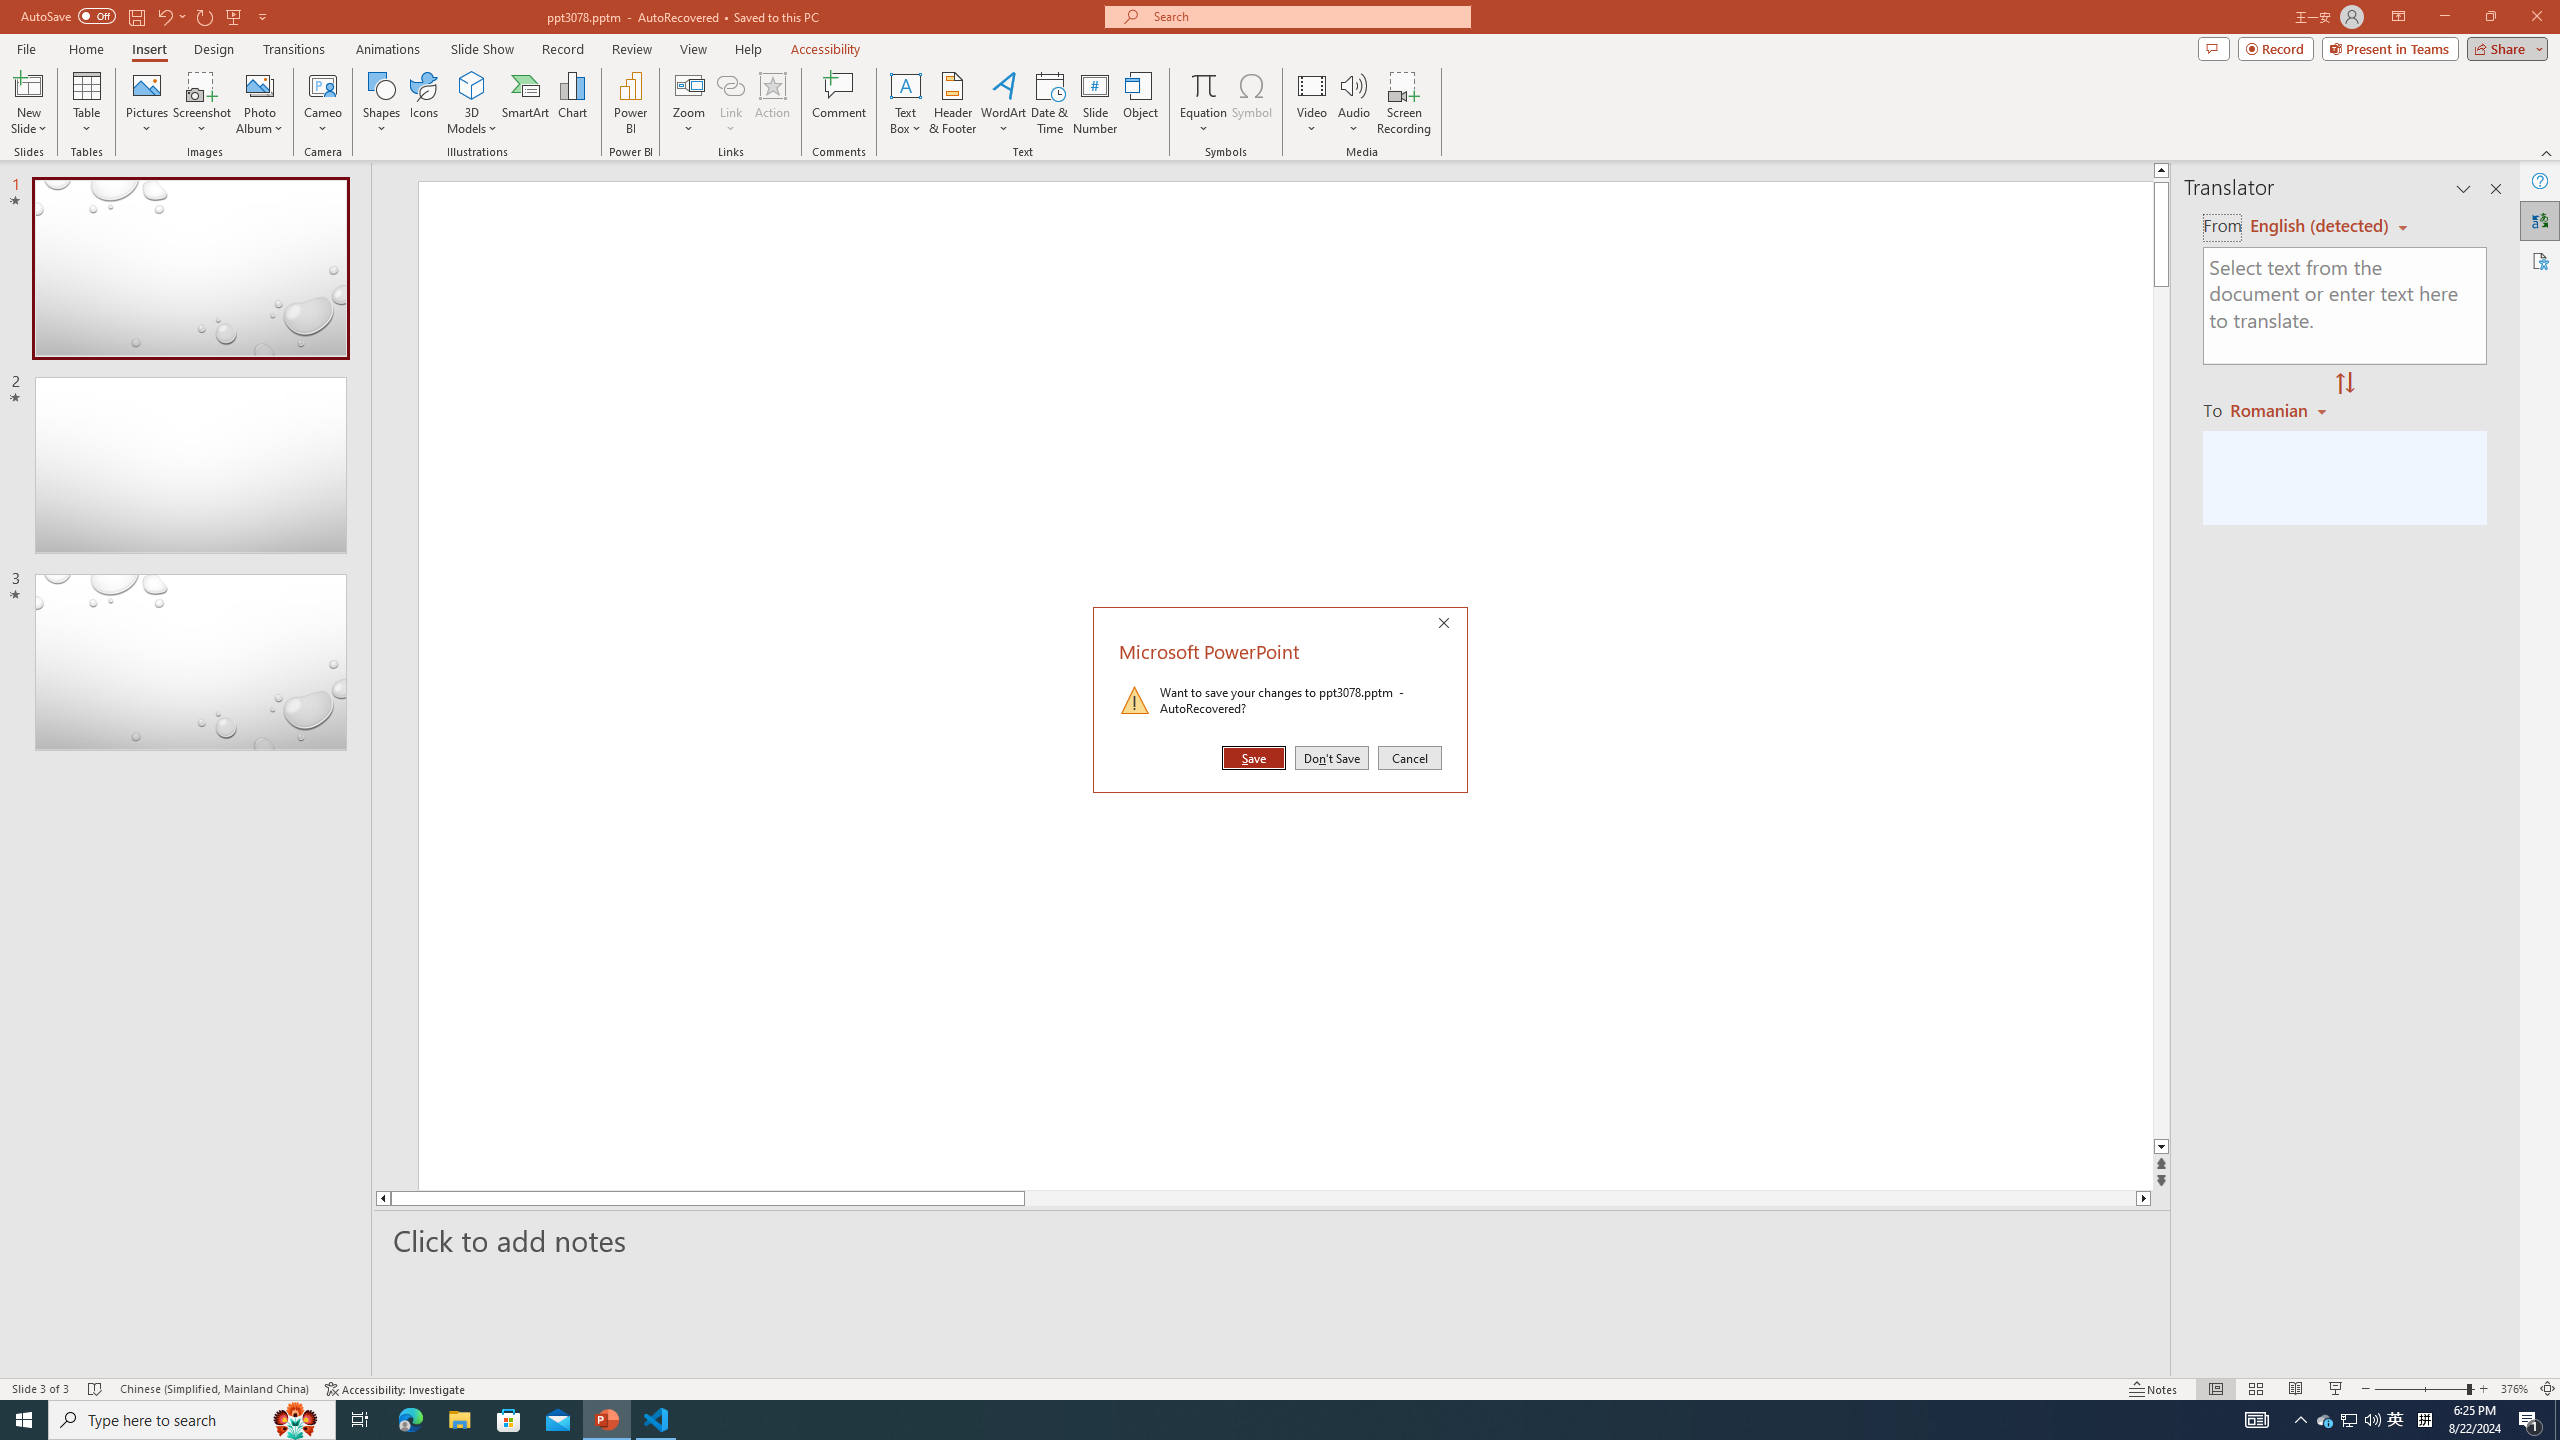  I want to click on 'SmartArt...', so click(525, 103).